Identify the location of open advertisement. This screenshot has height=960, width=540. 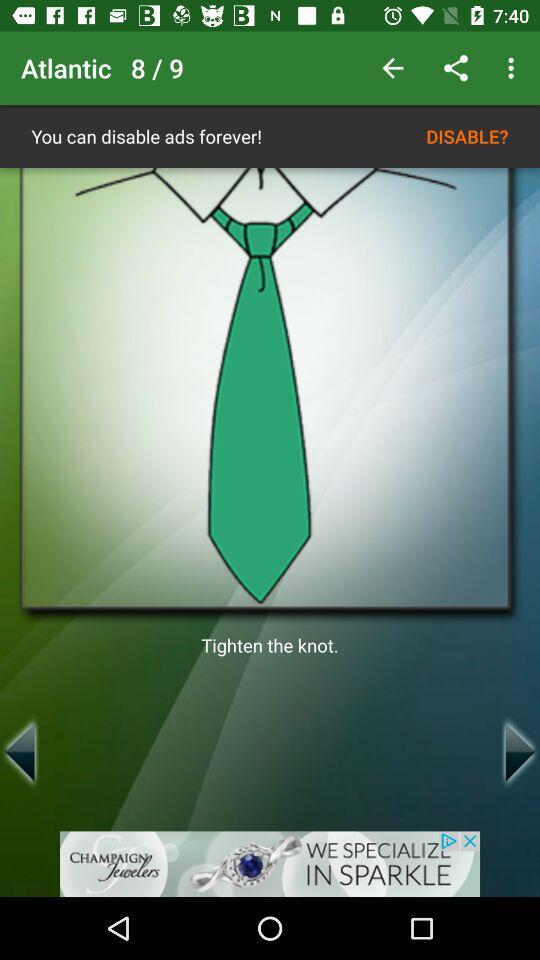
(270, 863).